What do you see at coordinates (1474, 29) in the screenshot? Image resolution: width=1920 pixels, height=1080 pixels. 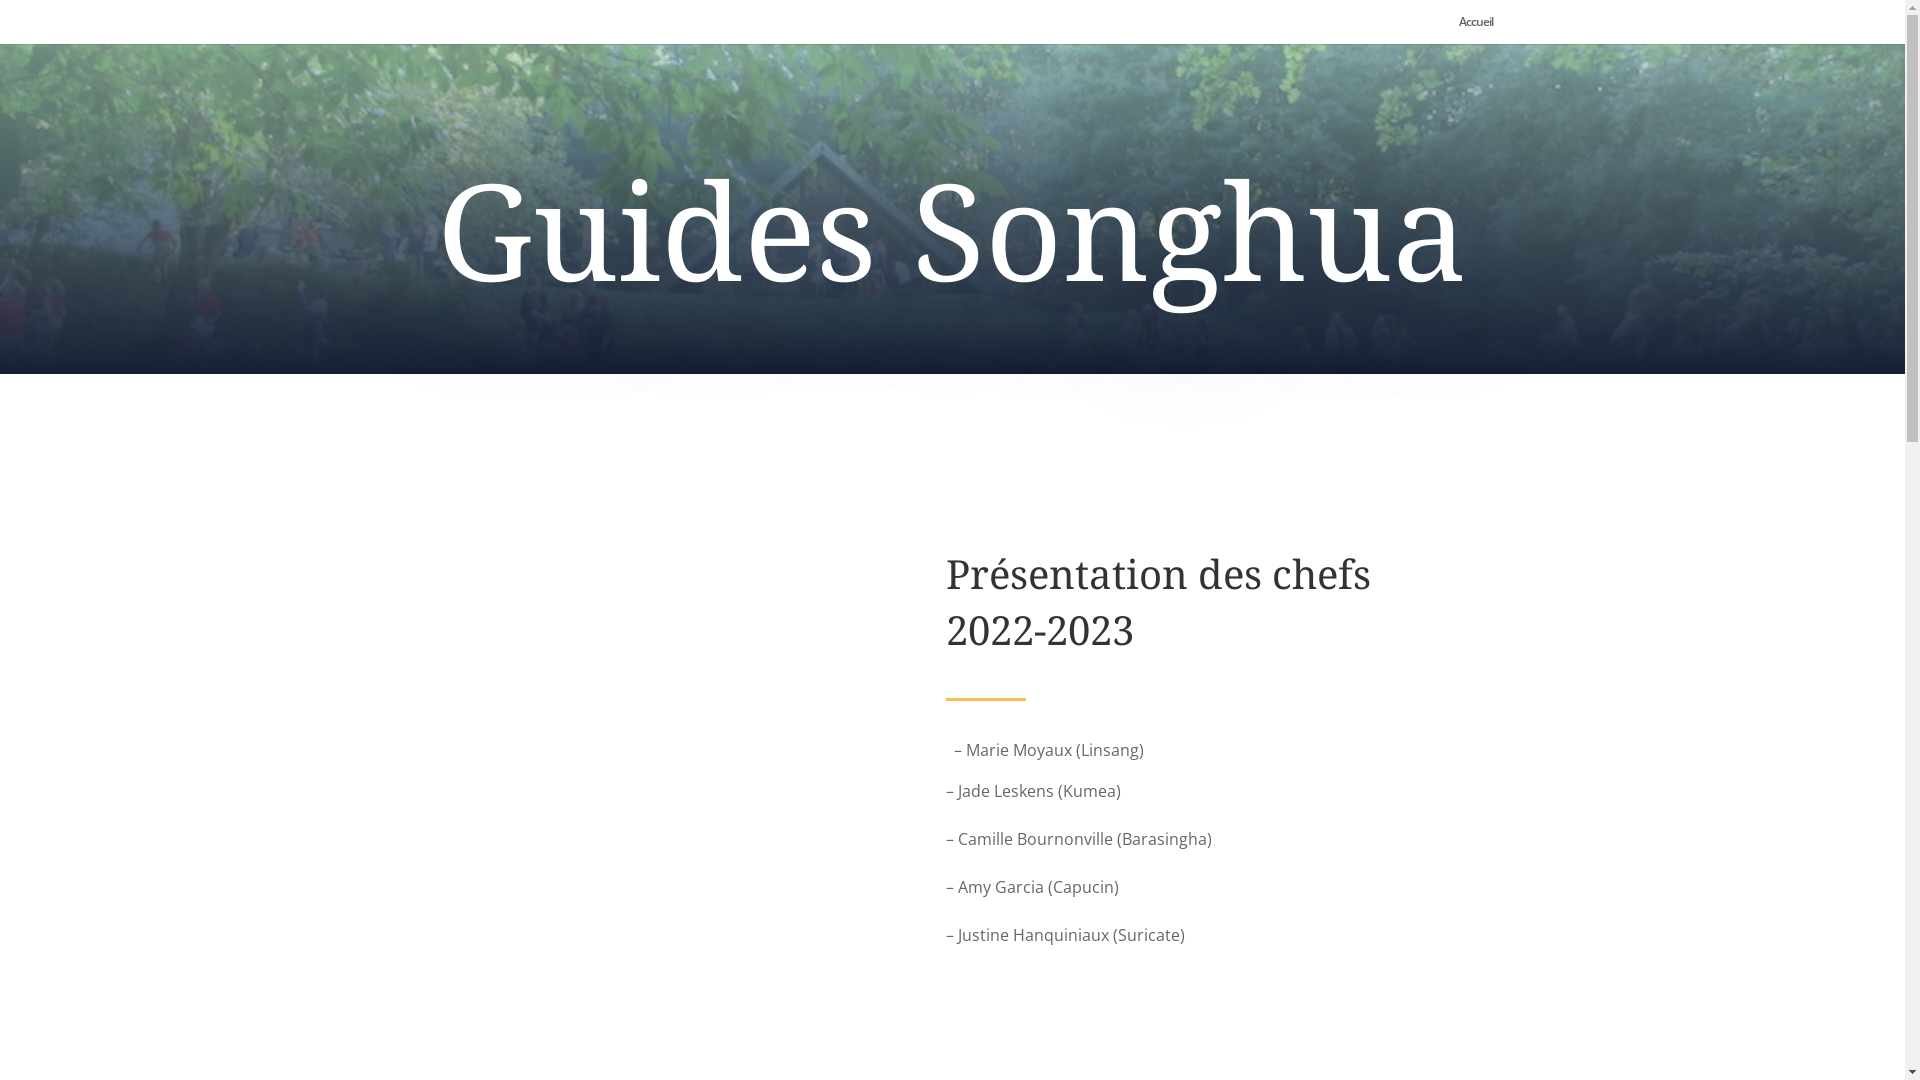 I see `'Accueil'` at bounding box center [1474, 29].